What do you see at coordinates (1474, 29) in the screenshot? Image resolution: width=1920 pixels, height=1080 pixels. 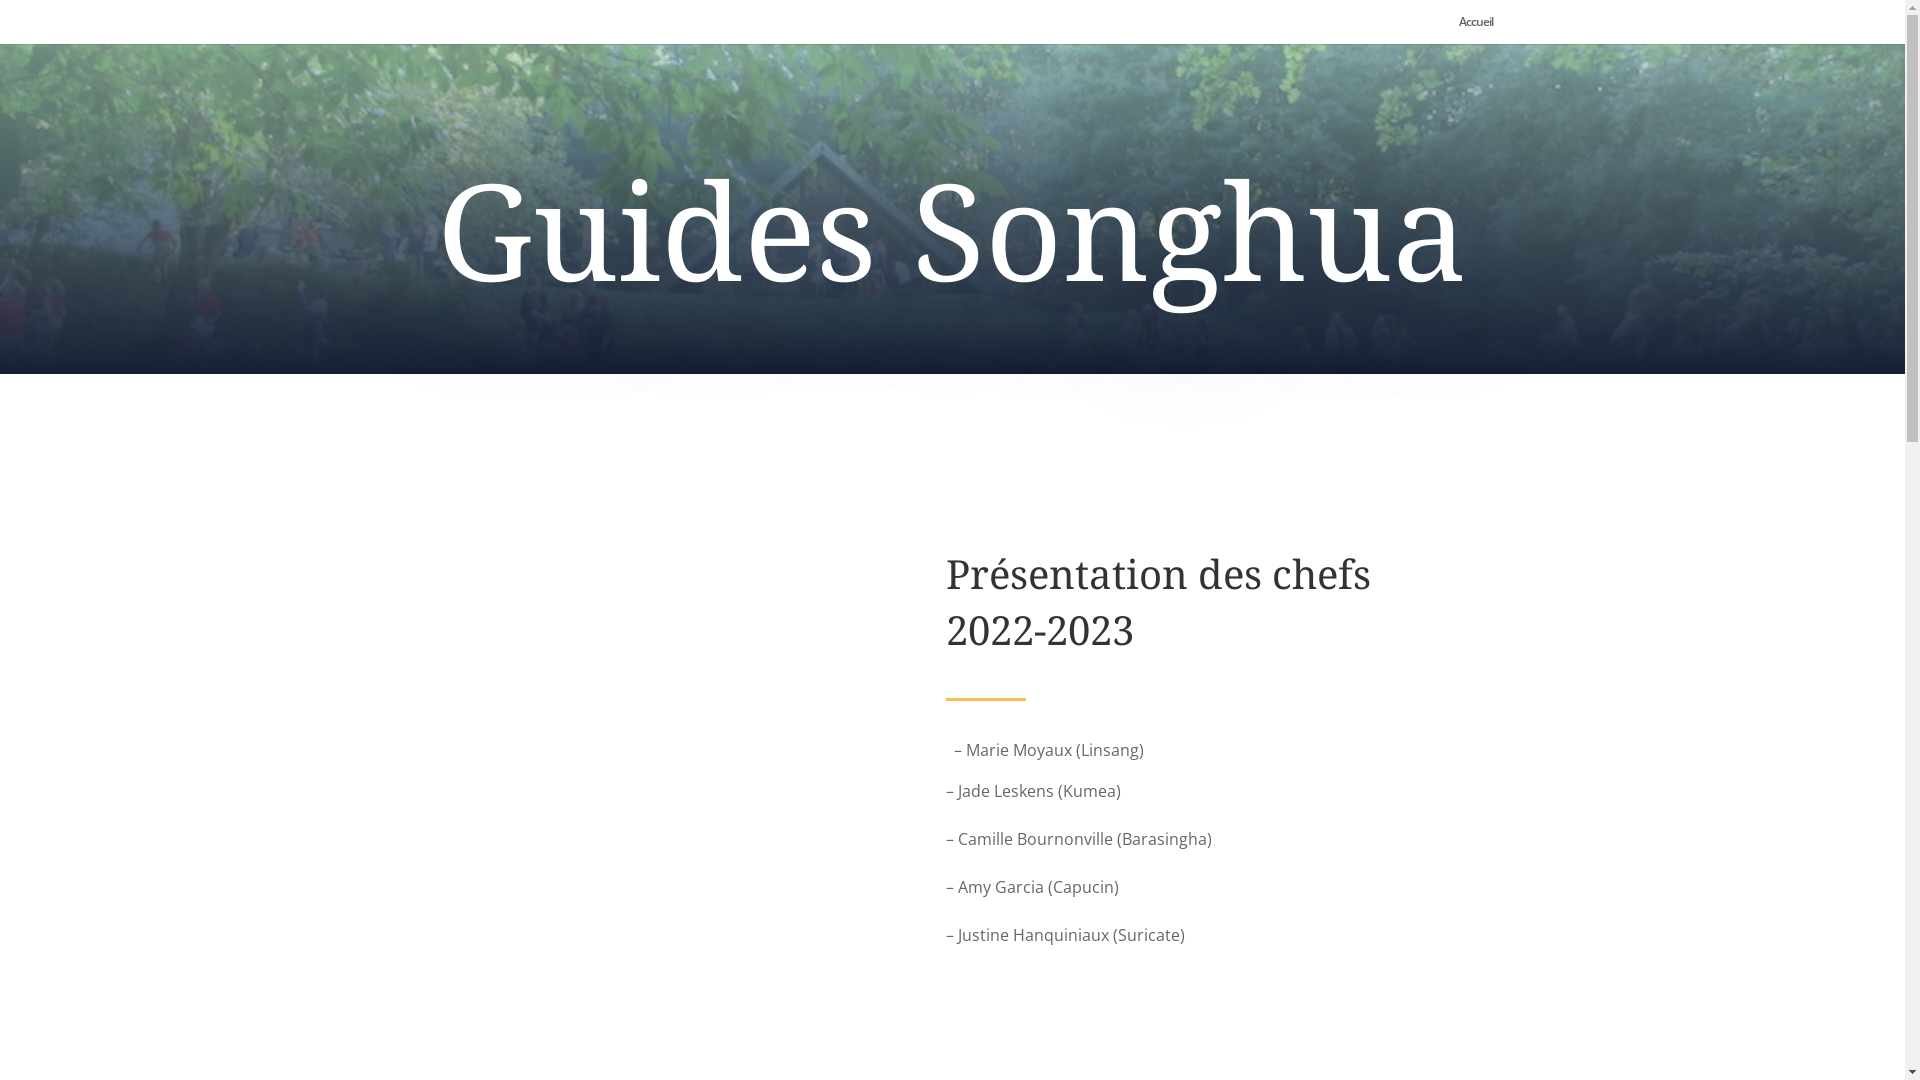 I see `'Accueil'` at bounding box center [1474, 29].